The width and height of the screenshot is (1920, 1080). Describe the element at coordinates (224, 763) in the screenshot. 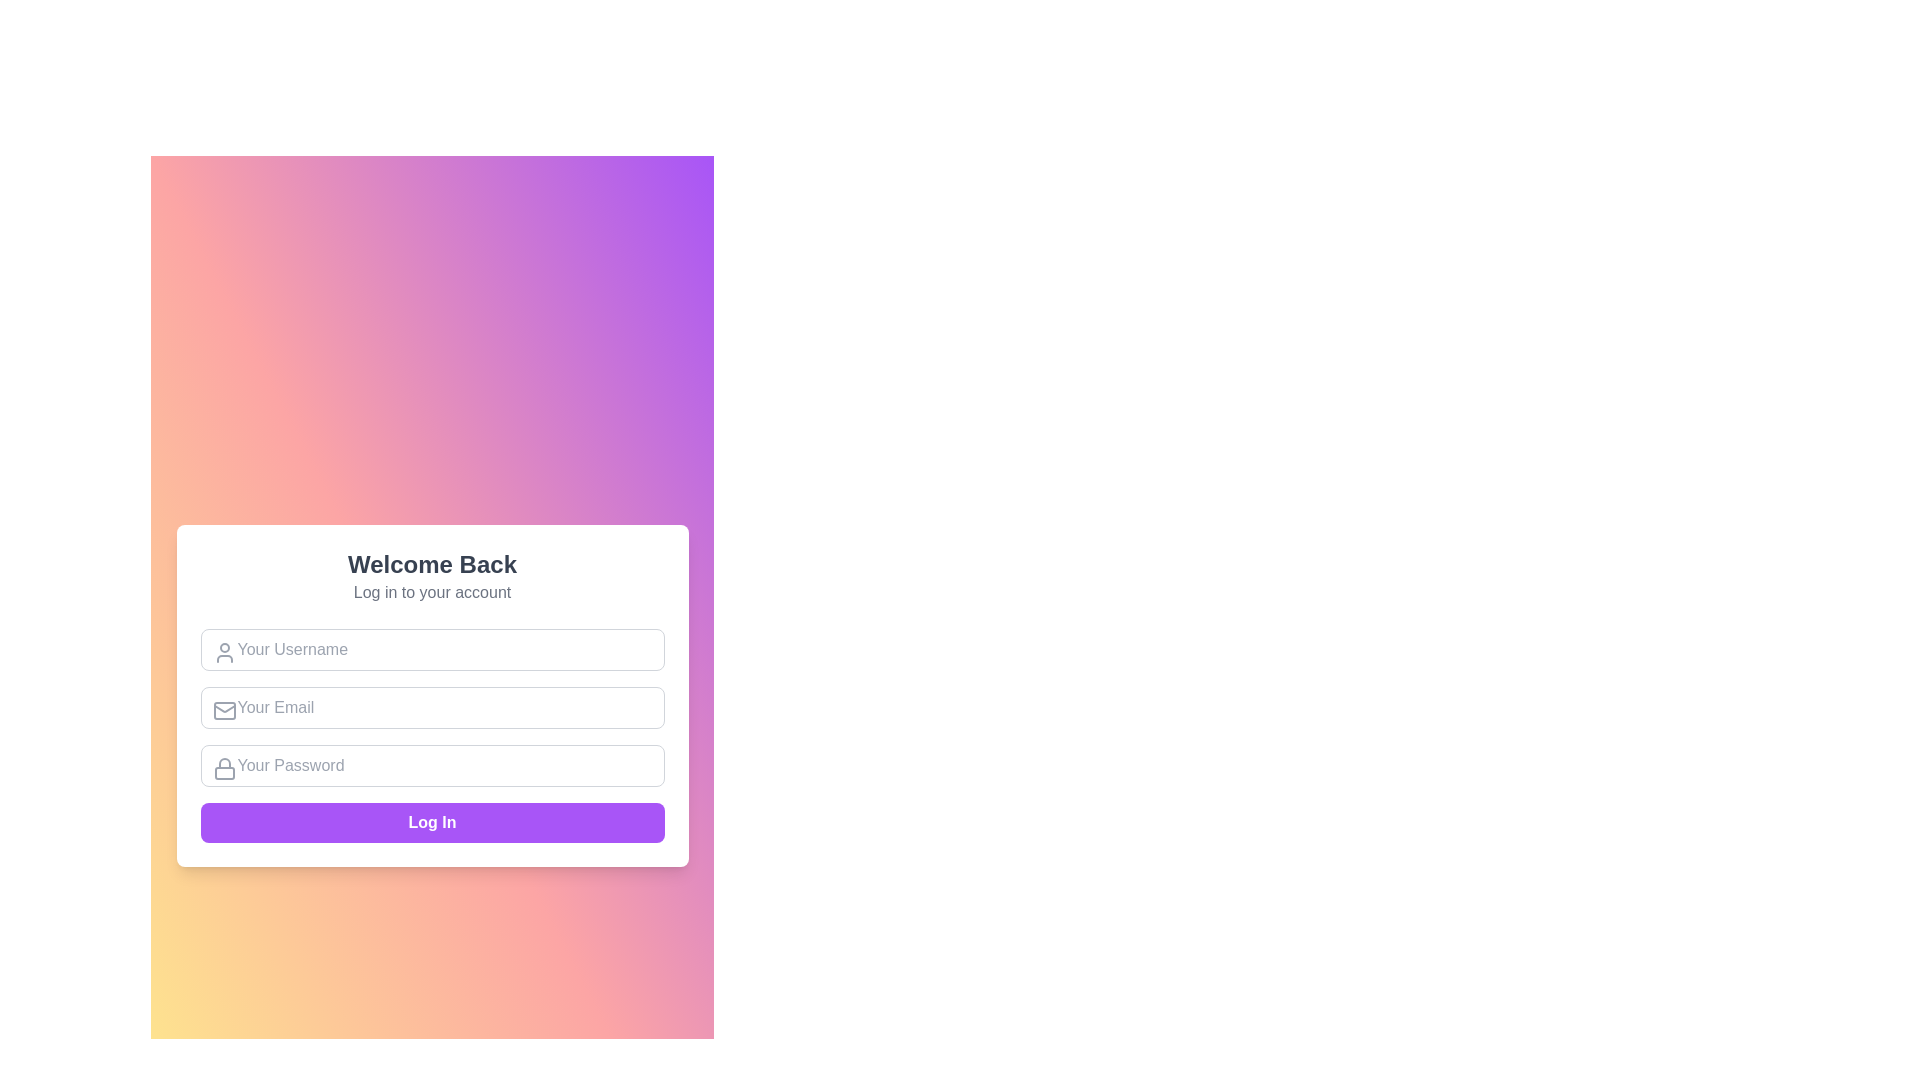

I see `the graphical icon that is part of the lock icon, which symbolizes the password input field's security feature, located to the left of the 'Your Password' input field` at that location.